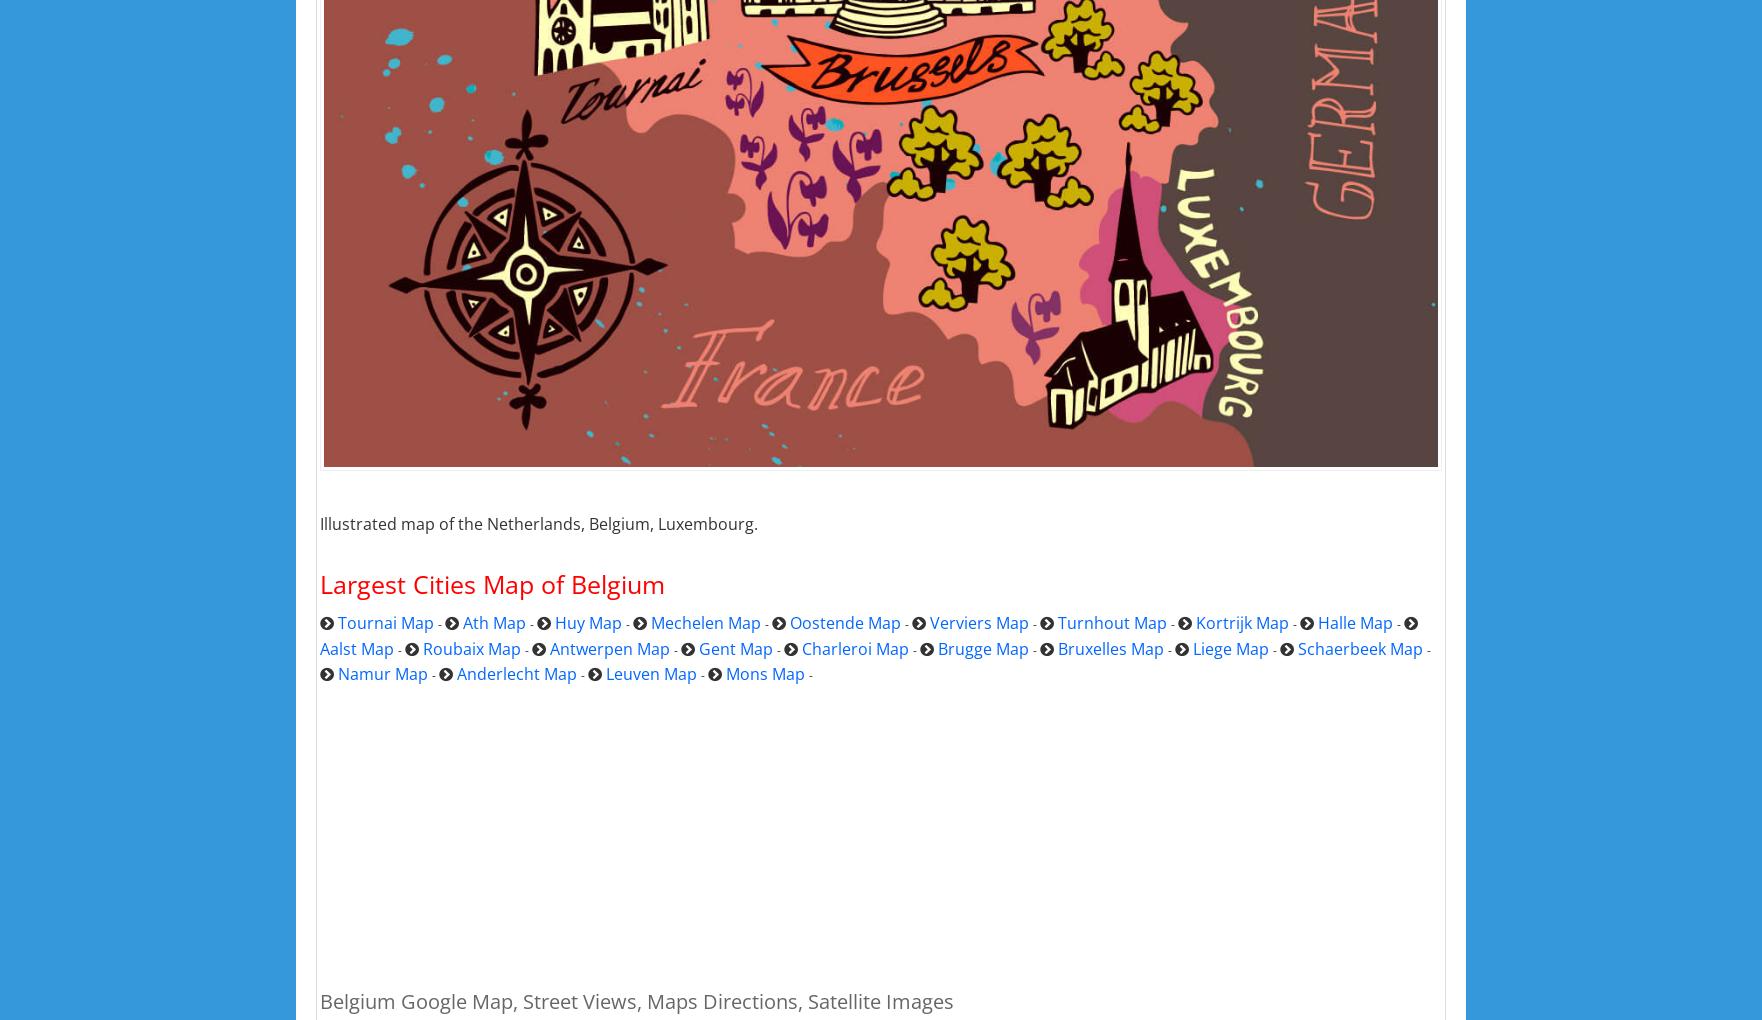 The image size is (1762, 1020). I want to click on 'Kortrijk Map', so click(1196, 622).